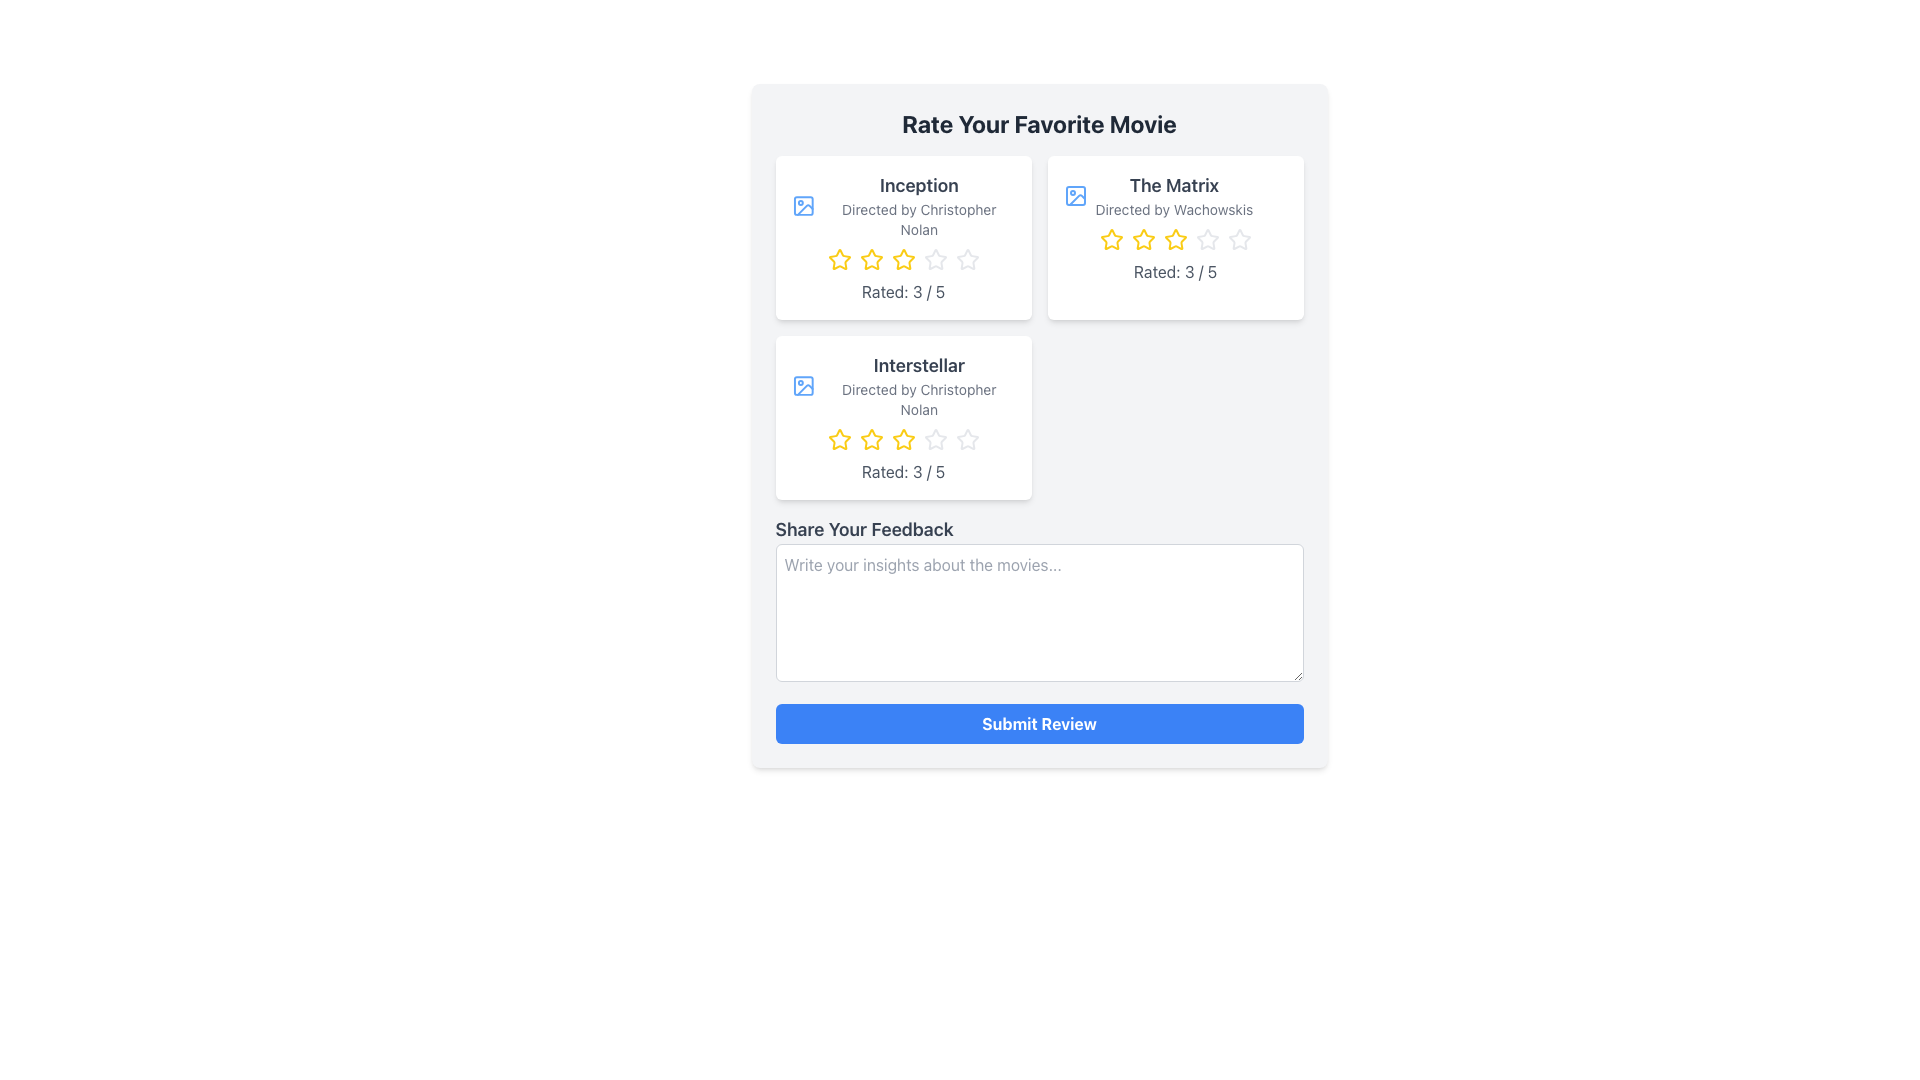 The height and width of the screenshot is (1080, 1920). What do you see at coordinates (1143, 238) in the screenshot?
I see `the second yellow star icon in the rating section for the movie 'The Matrix' to rate it` at bounding box center [1143, 238].